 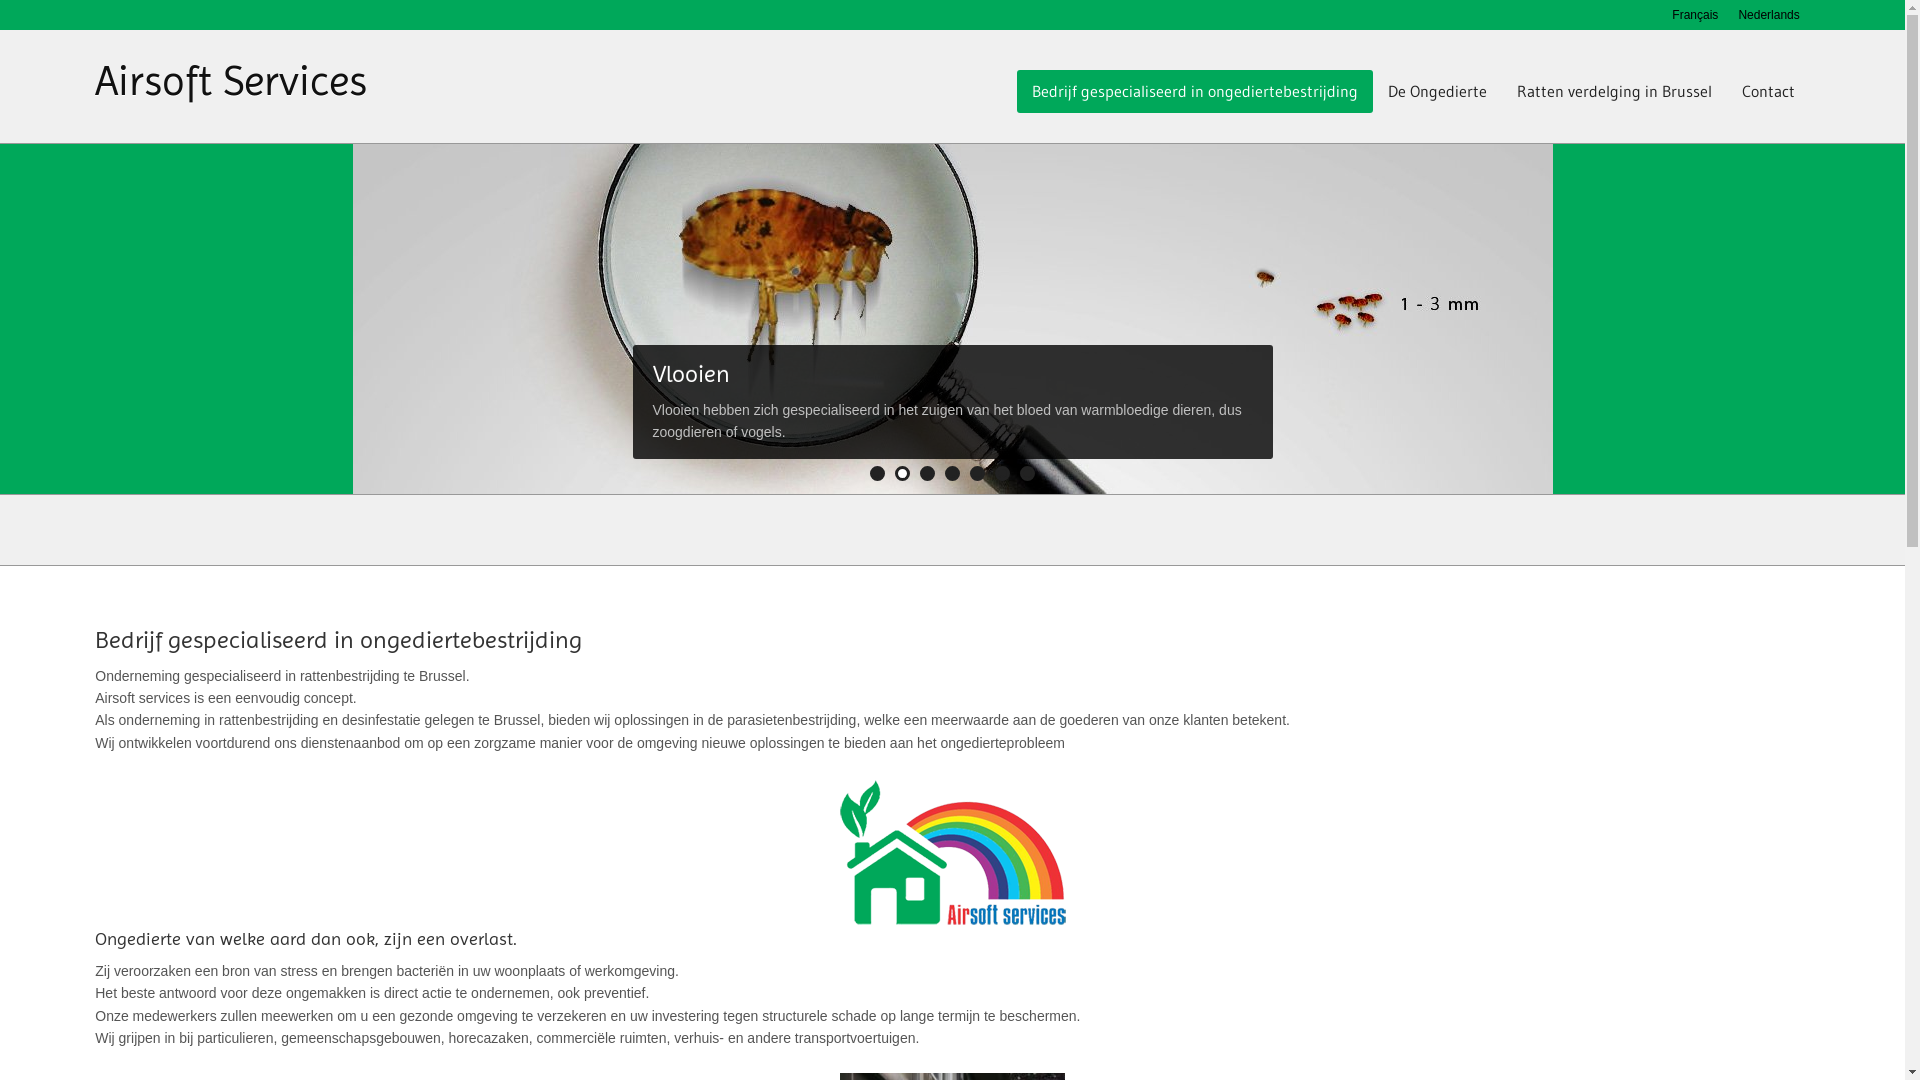 What do you see at coordinates (1436, 91) in the screenshot?
I see `'De Ongedierte'` at bounding box center [1436, 91].